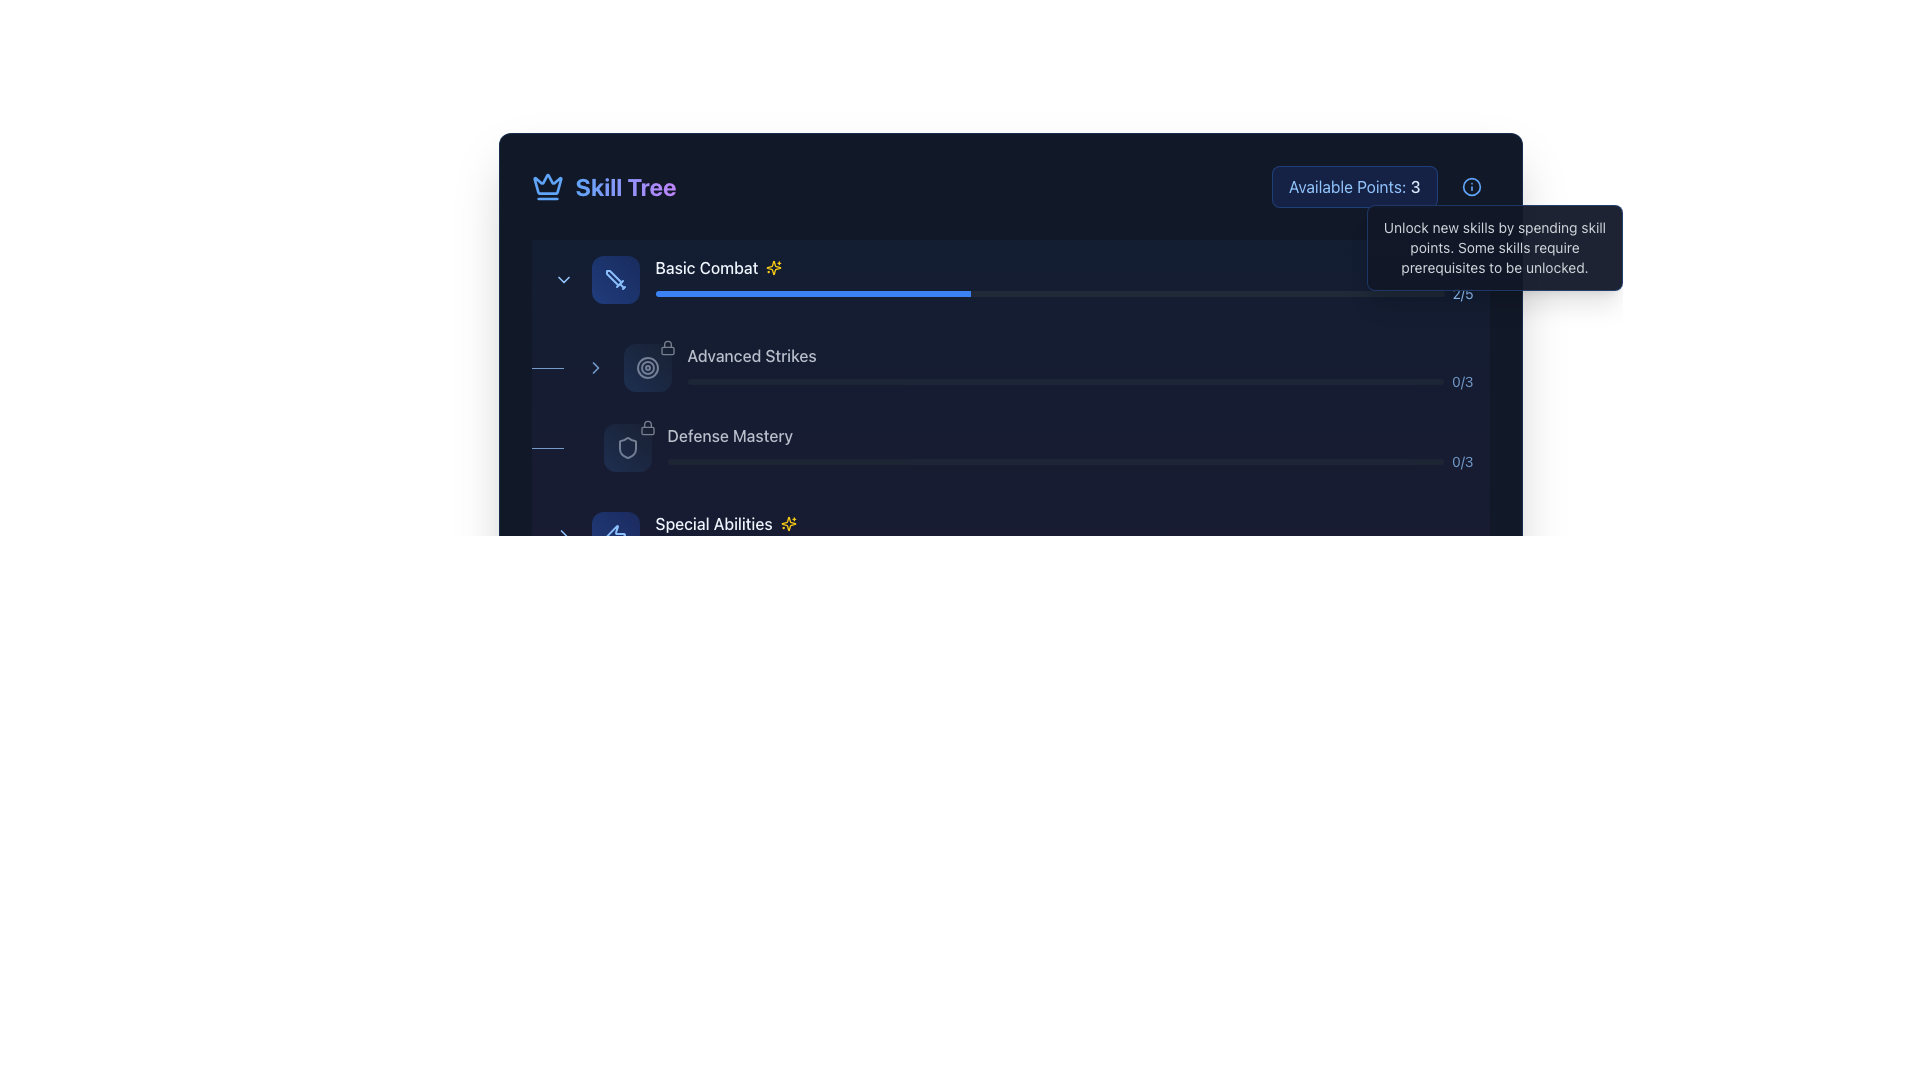  What do you see at coordinates (1026, 446) in the screenshot?
I see `the 'Defense Mastery' skill detail row in the skill tree interface, which is the third position in the list, displaying the skill name and progress` at bounding box center [1026, 446].